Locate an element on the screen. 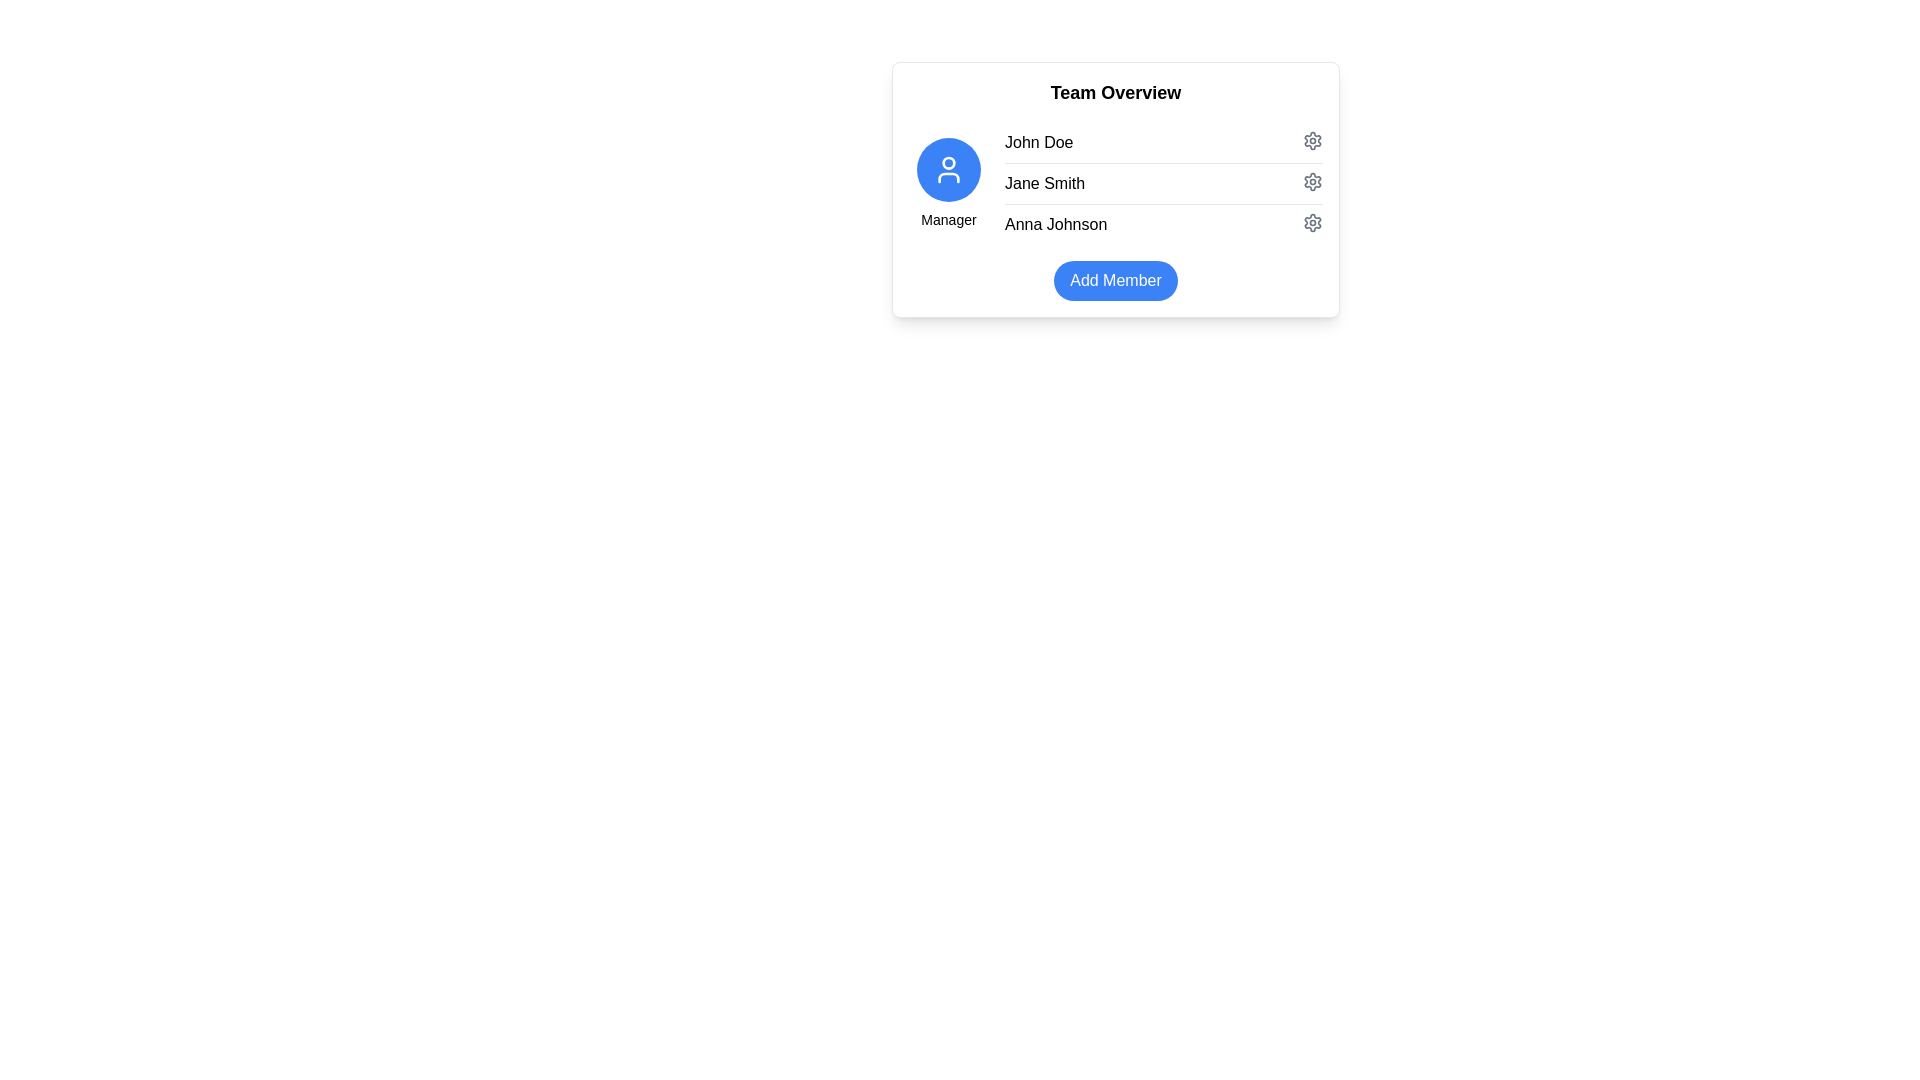 This screenshot has height=1080, width=1920. the List Item representing a team member's information located is located at coordinates (1115, 189).